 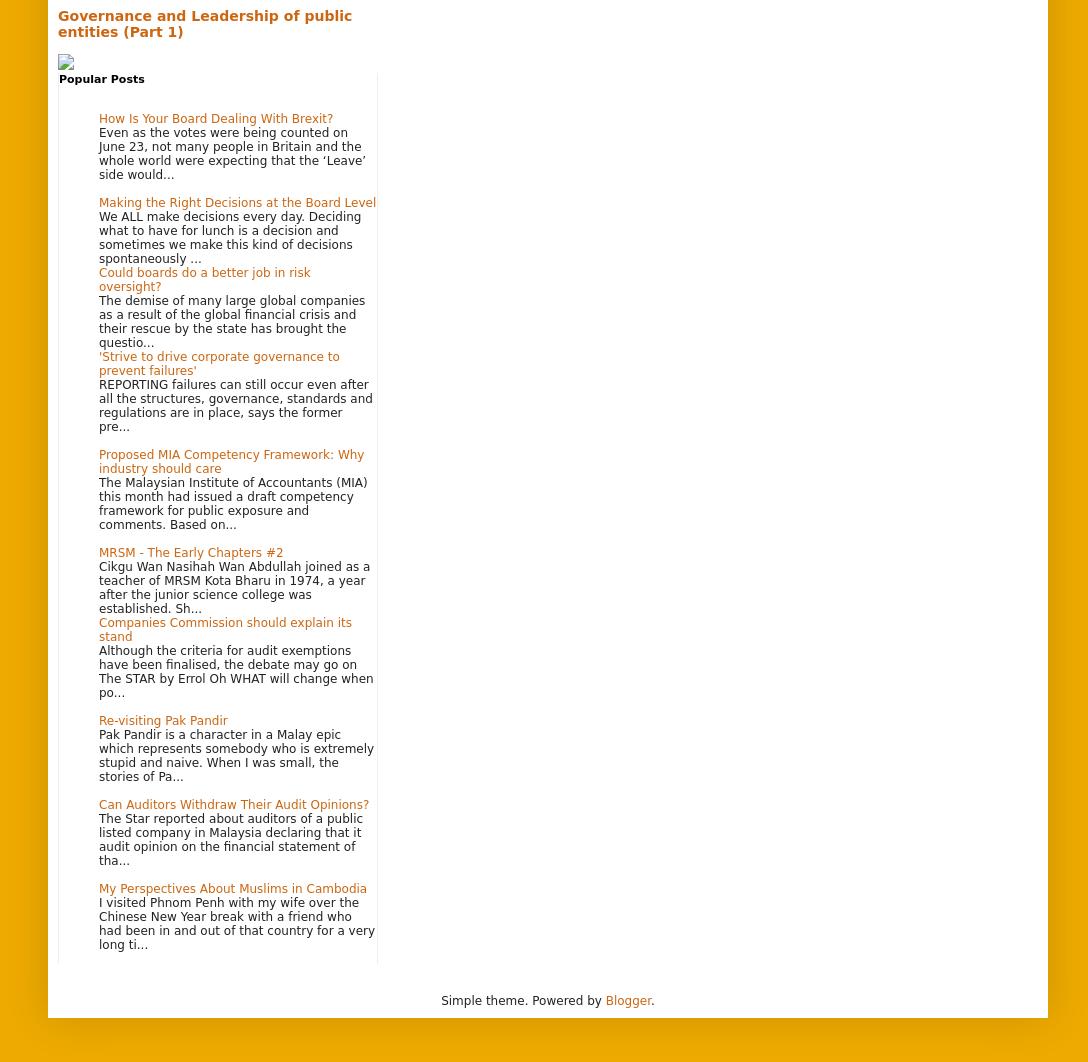 What do you see at coordinates (99, 277) in the screenshot?
I see `'Could boards do a better job in risk oversight?'` at bounding box center [99, 277].